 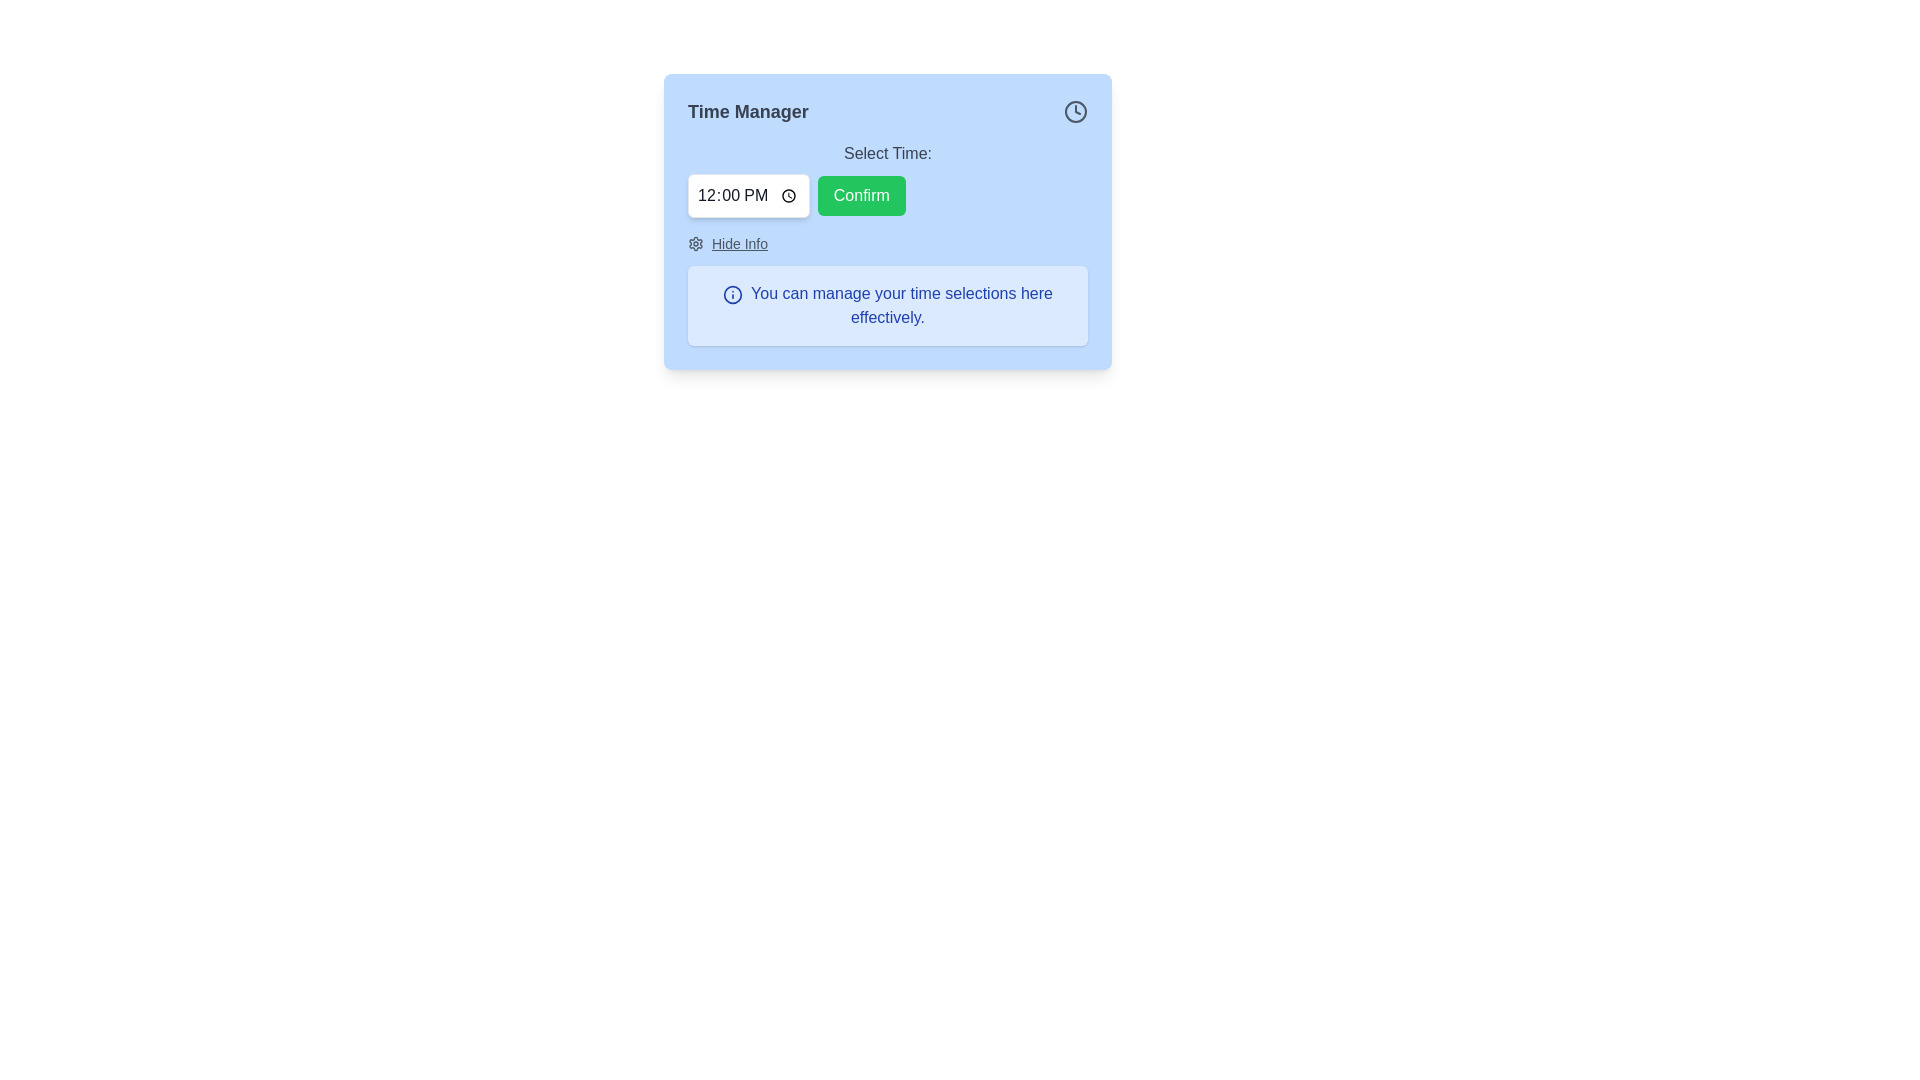 What do you see at coordinates (696, 242) in the screenshot?
I see `the settings icon located at the top right corner of the 'Time Manager' dialog box, adjacent to the title text` at bounding box center [696, 242].